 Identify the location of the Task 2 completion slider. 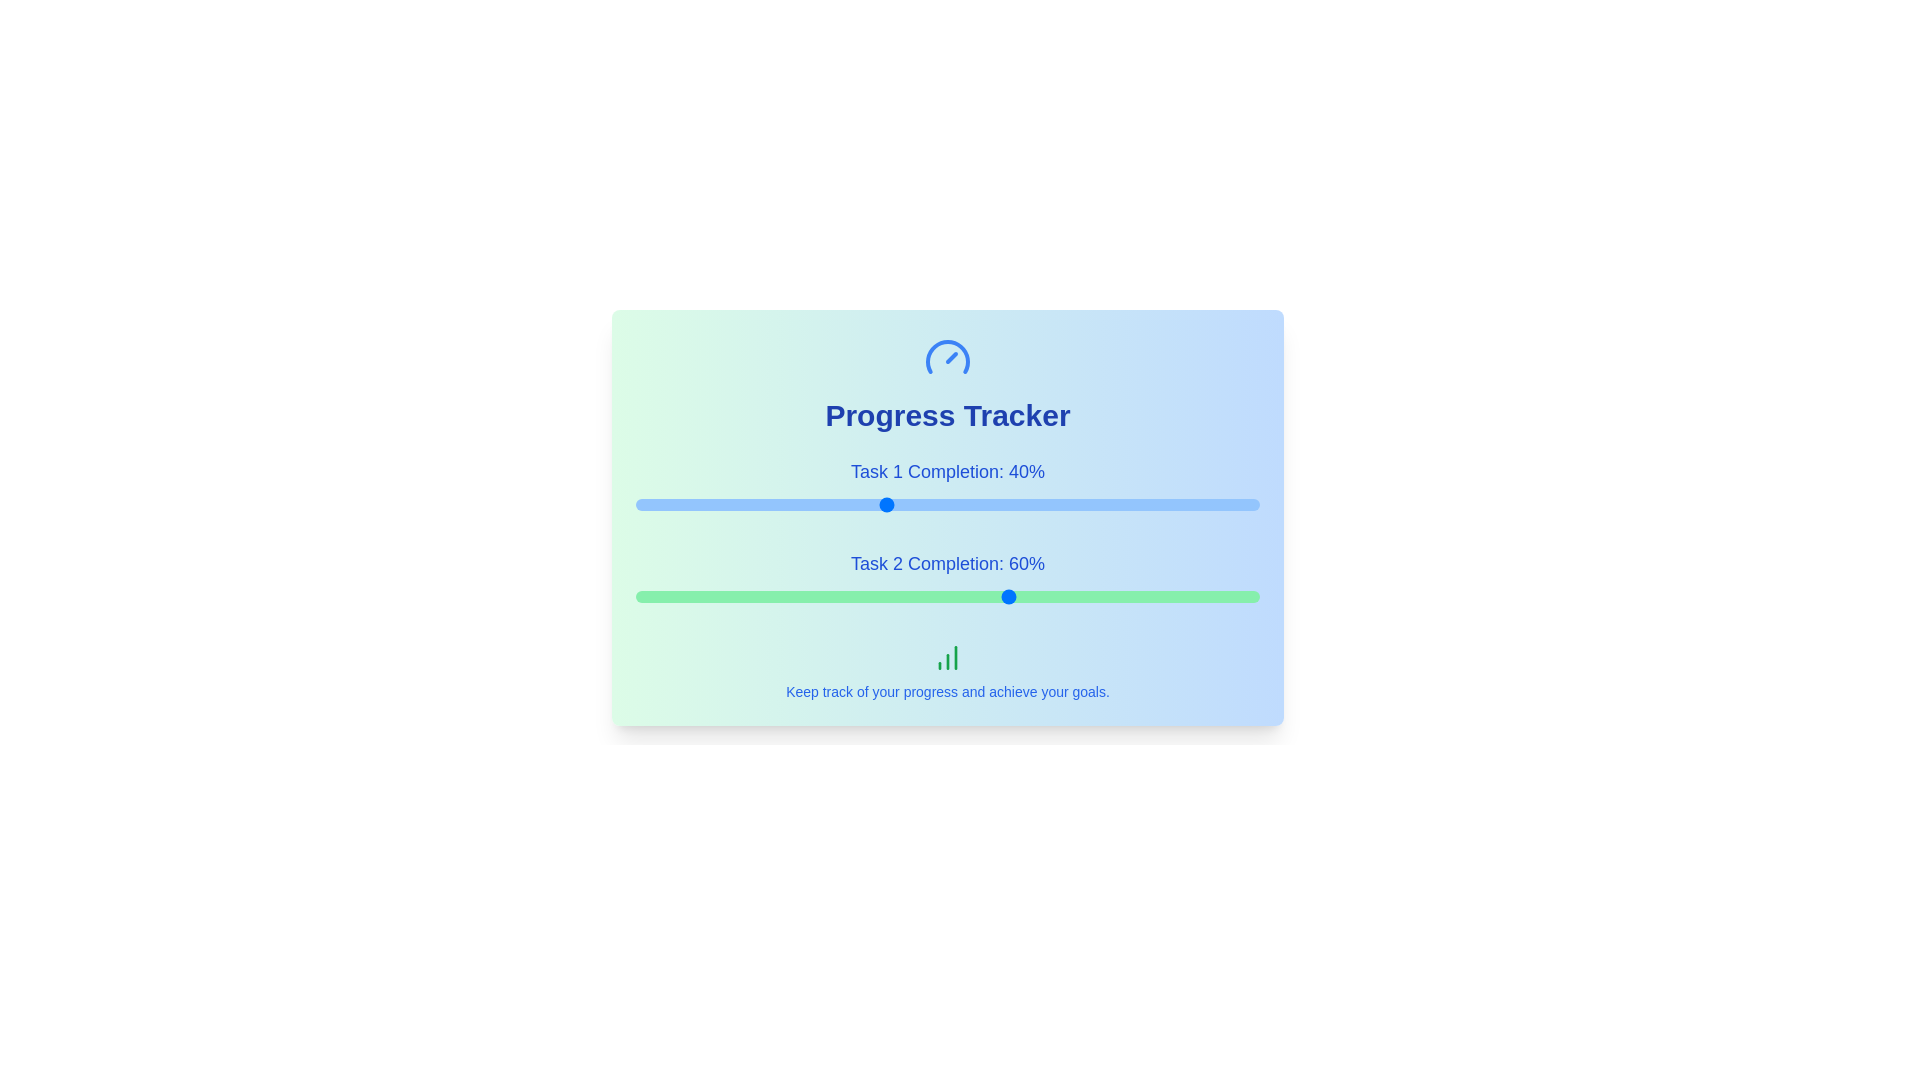
(966, 596).